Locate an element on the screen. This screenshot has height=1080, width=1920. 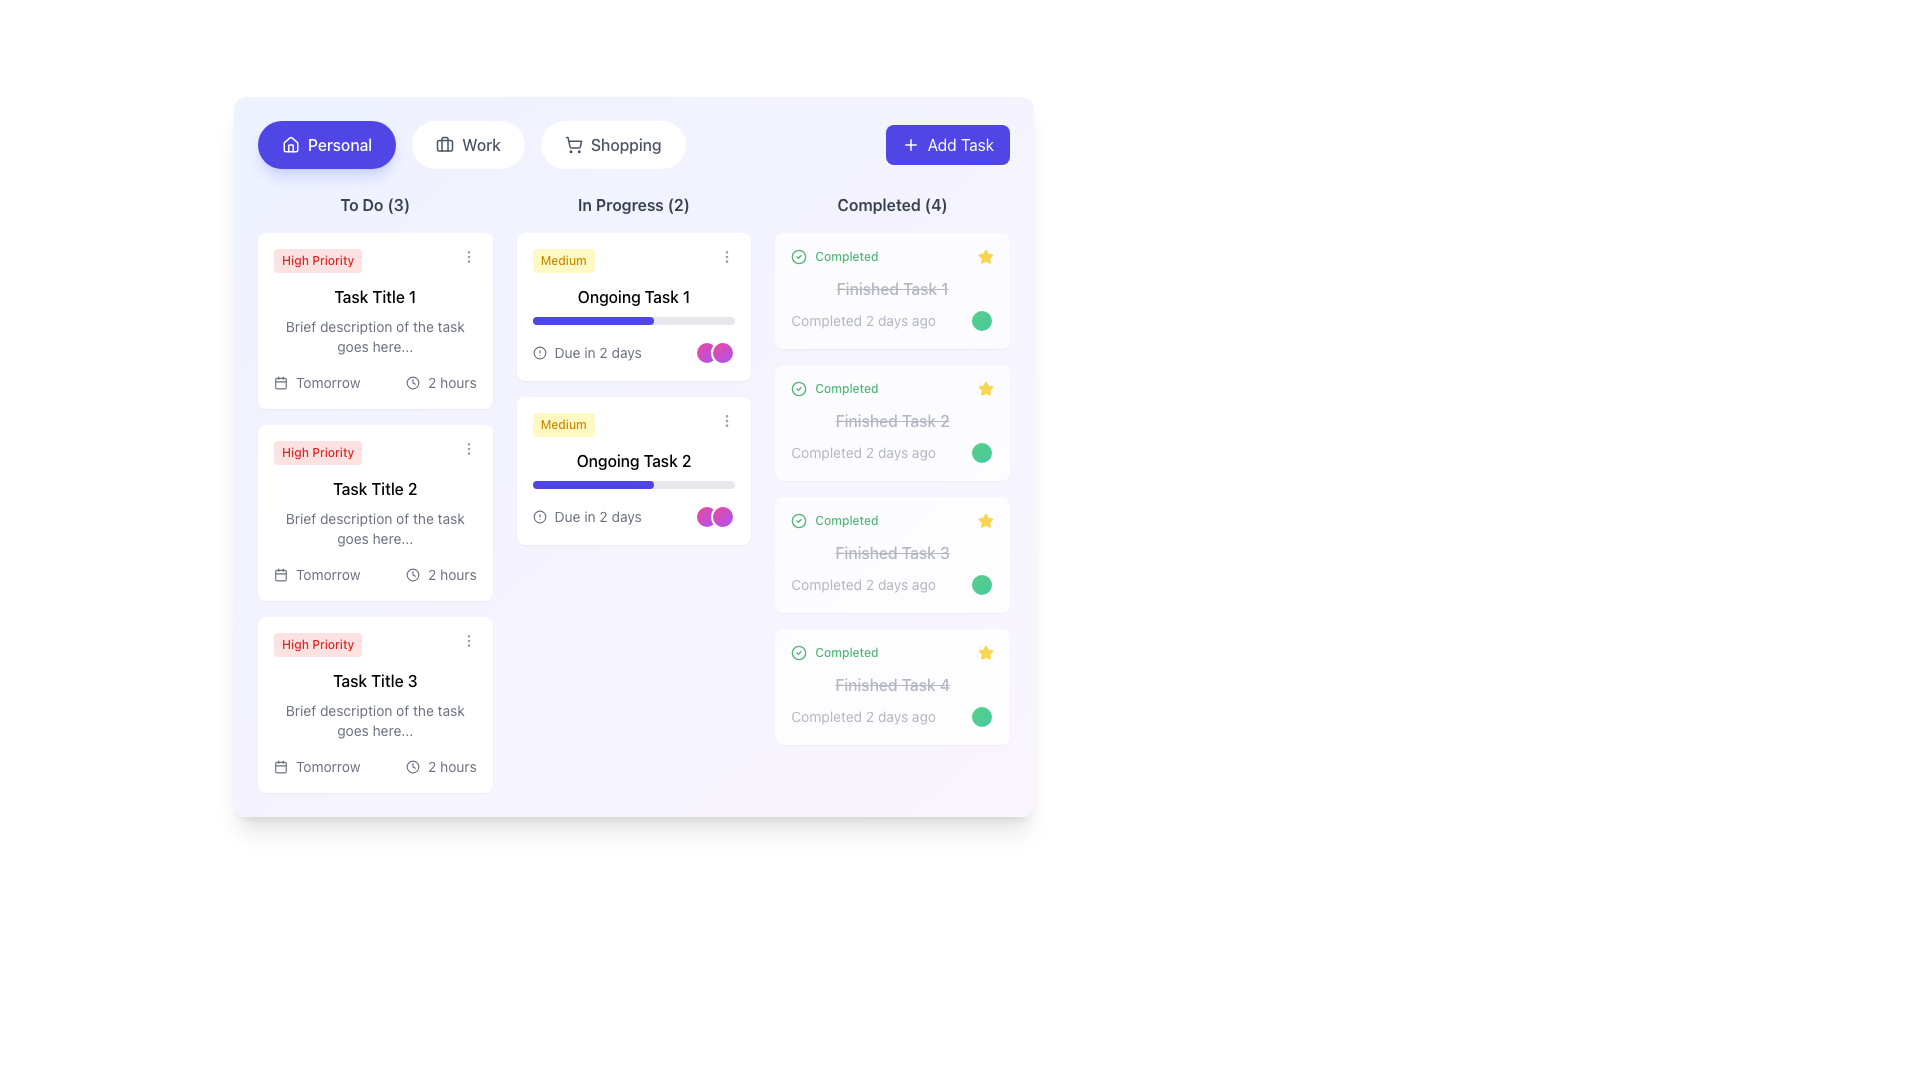
the 'High Priority' label with a light red background and bold red text, located in the top-left corner of the 'Task Title 3' card in the 'To Do' column is located at coordinates (317, 644).